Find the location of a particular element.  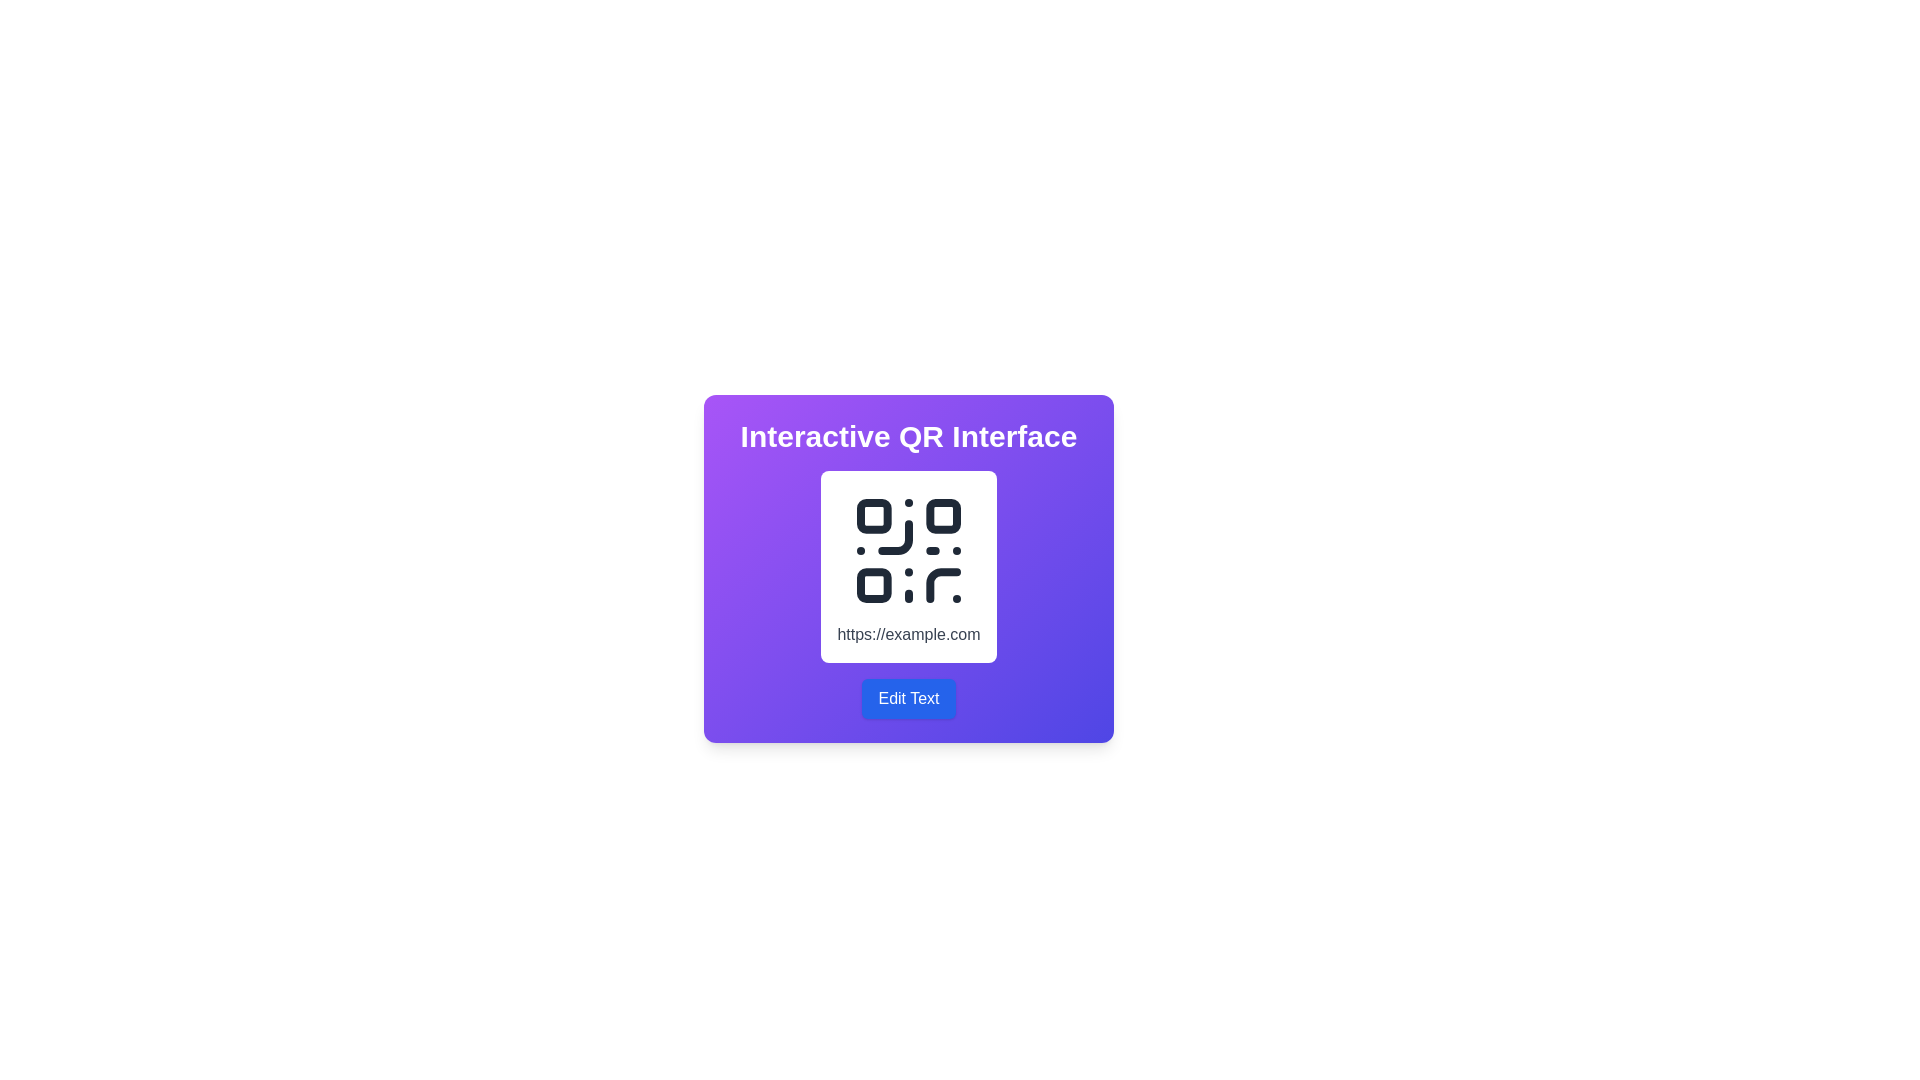

the rectangular 'Edit Text' button with a blue background is located at coordinates (907, 697).